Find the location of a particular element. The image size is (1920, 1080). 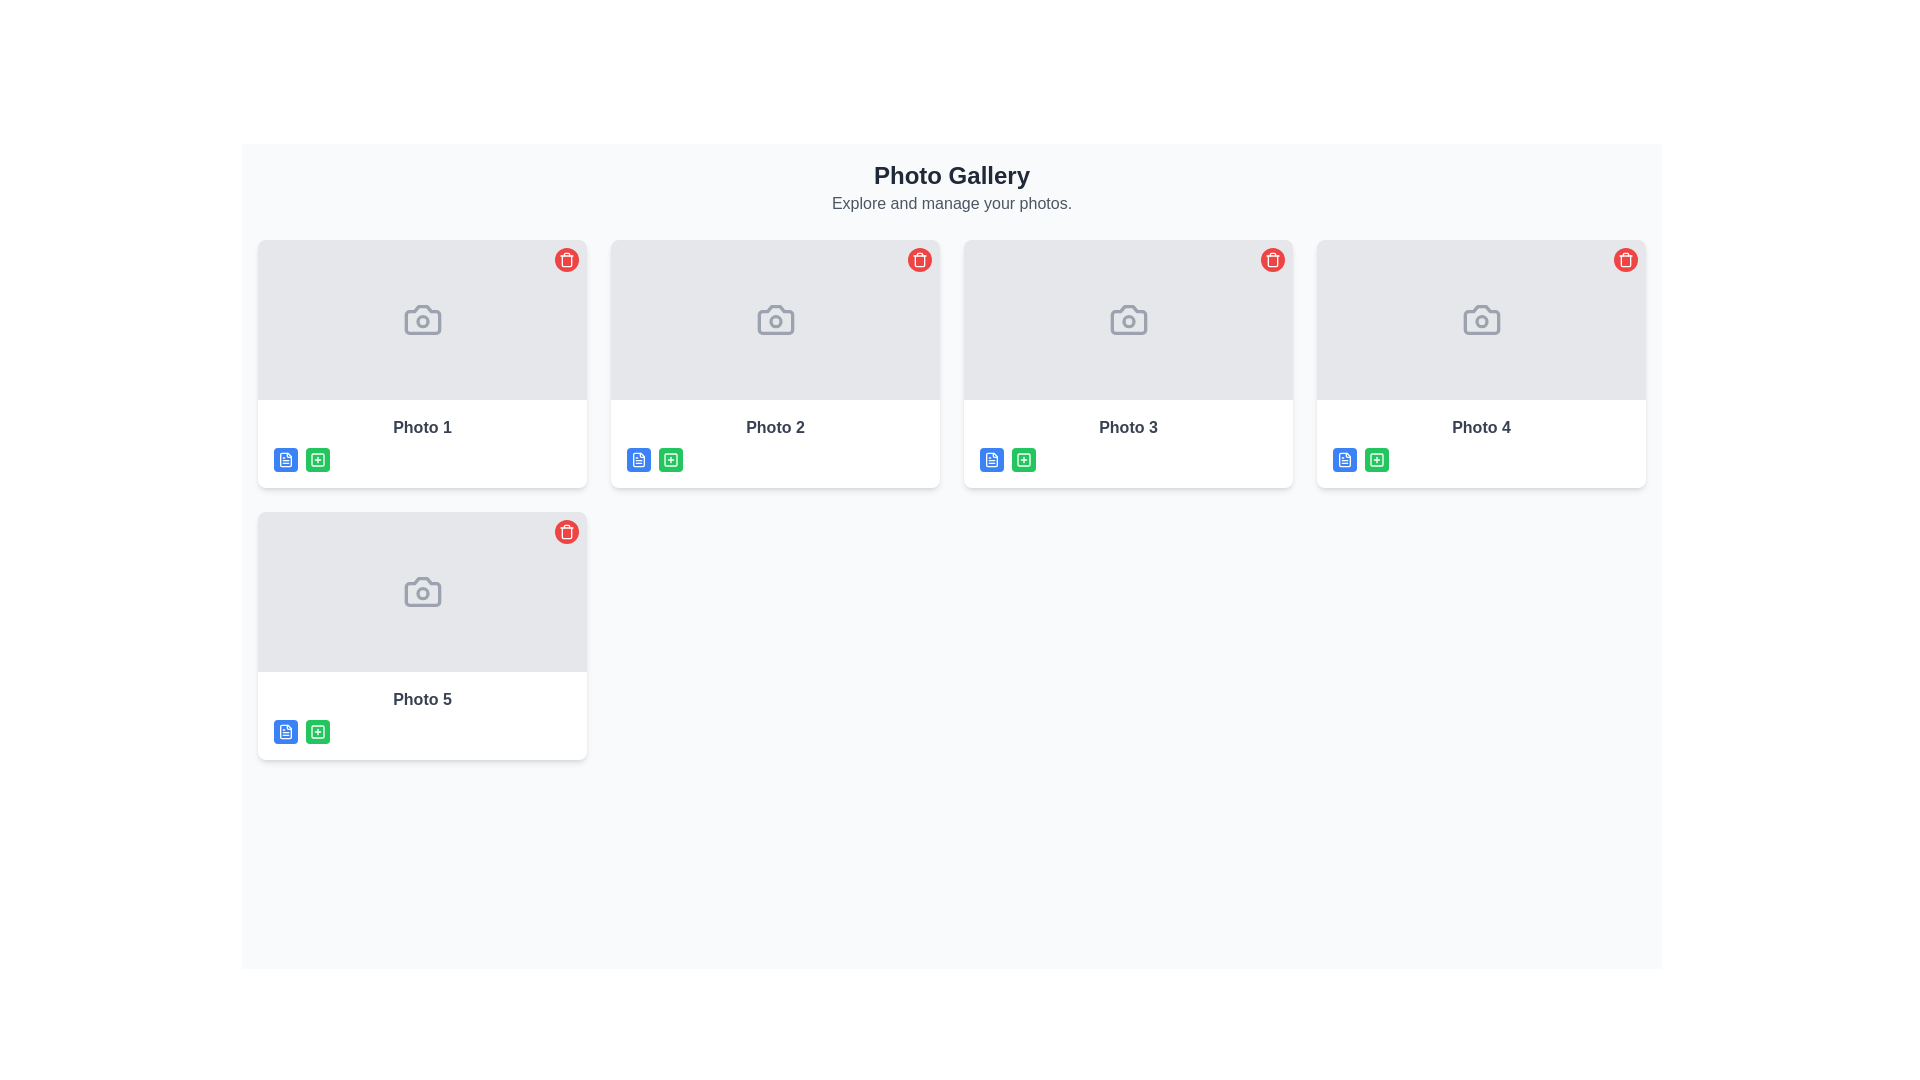

the camera icon located in the header area of the 'Photo 4' card, which features a rectangular shape with curved edges and a circular lens in the center is located at coordinates (1481, 319).